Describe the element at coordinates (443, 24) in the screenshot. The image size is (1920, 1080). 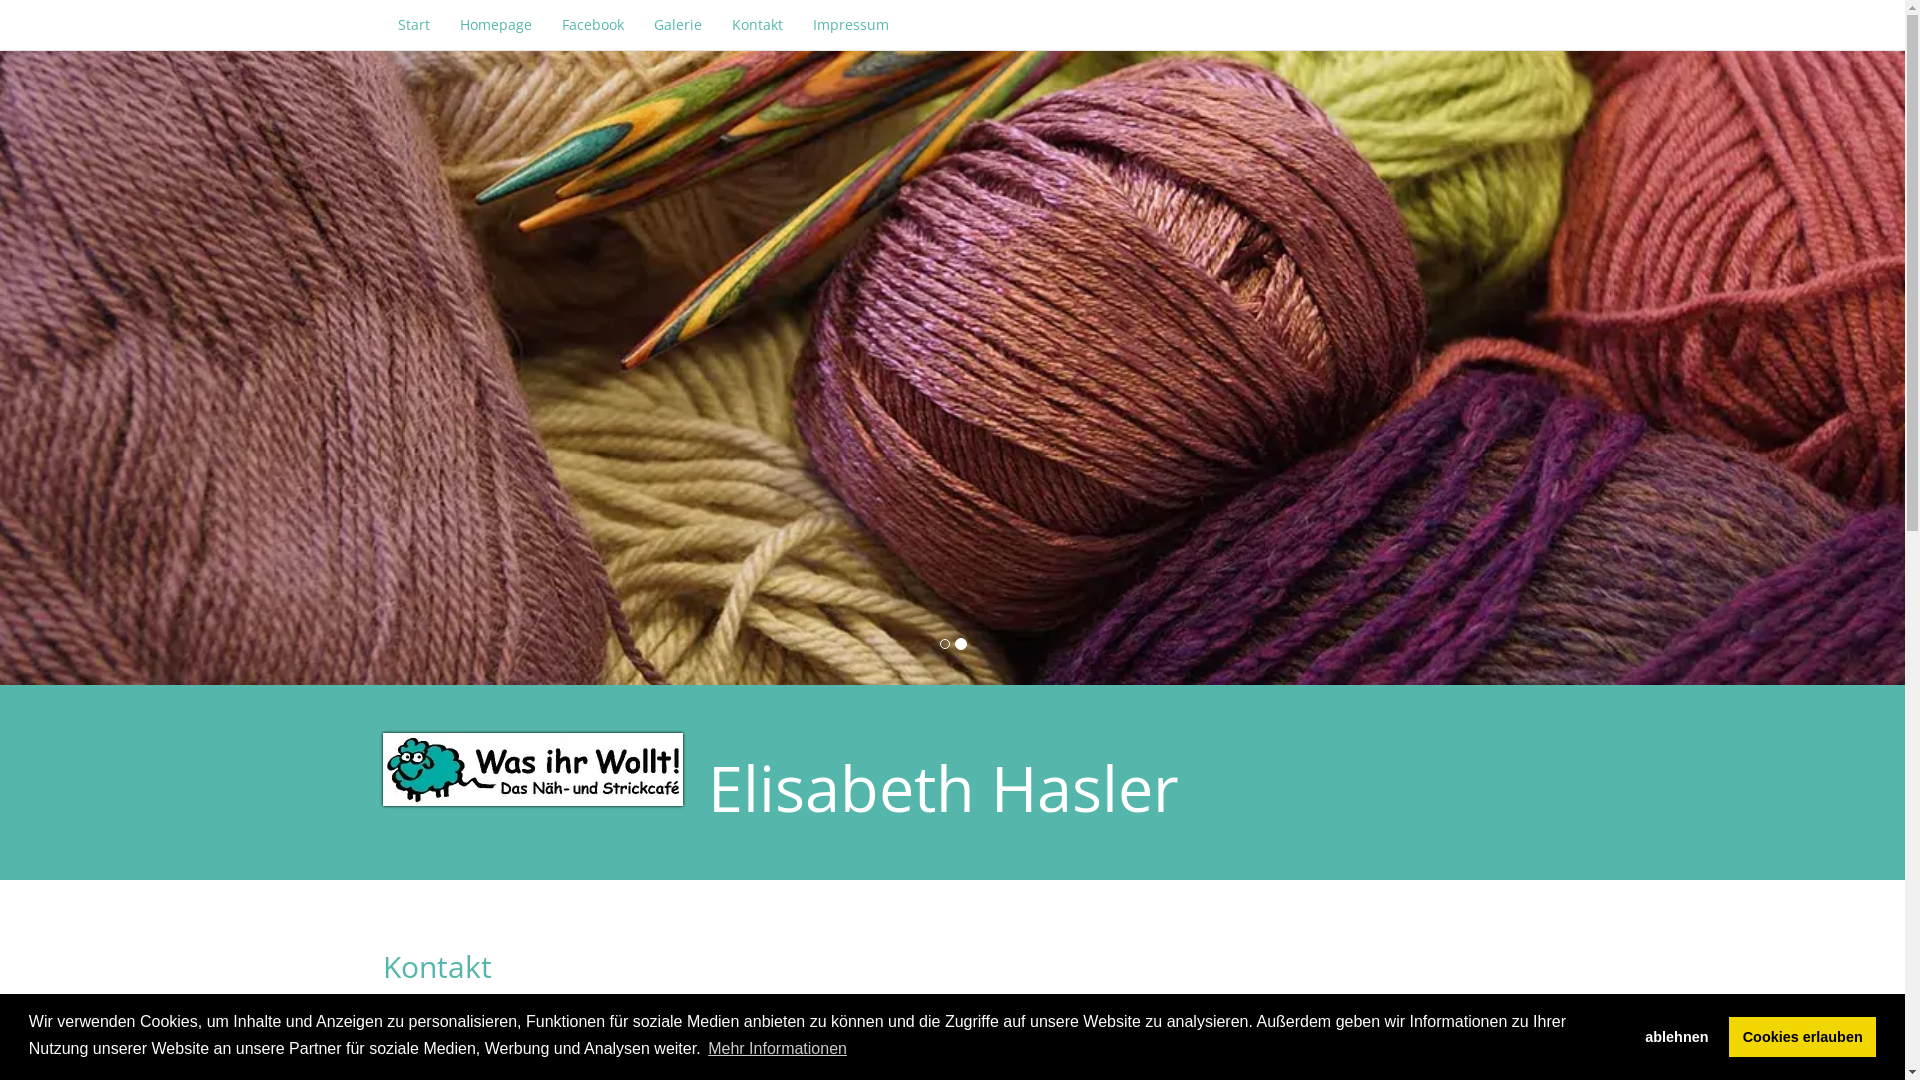
I see `'Homepage'` at that location.